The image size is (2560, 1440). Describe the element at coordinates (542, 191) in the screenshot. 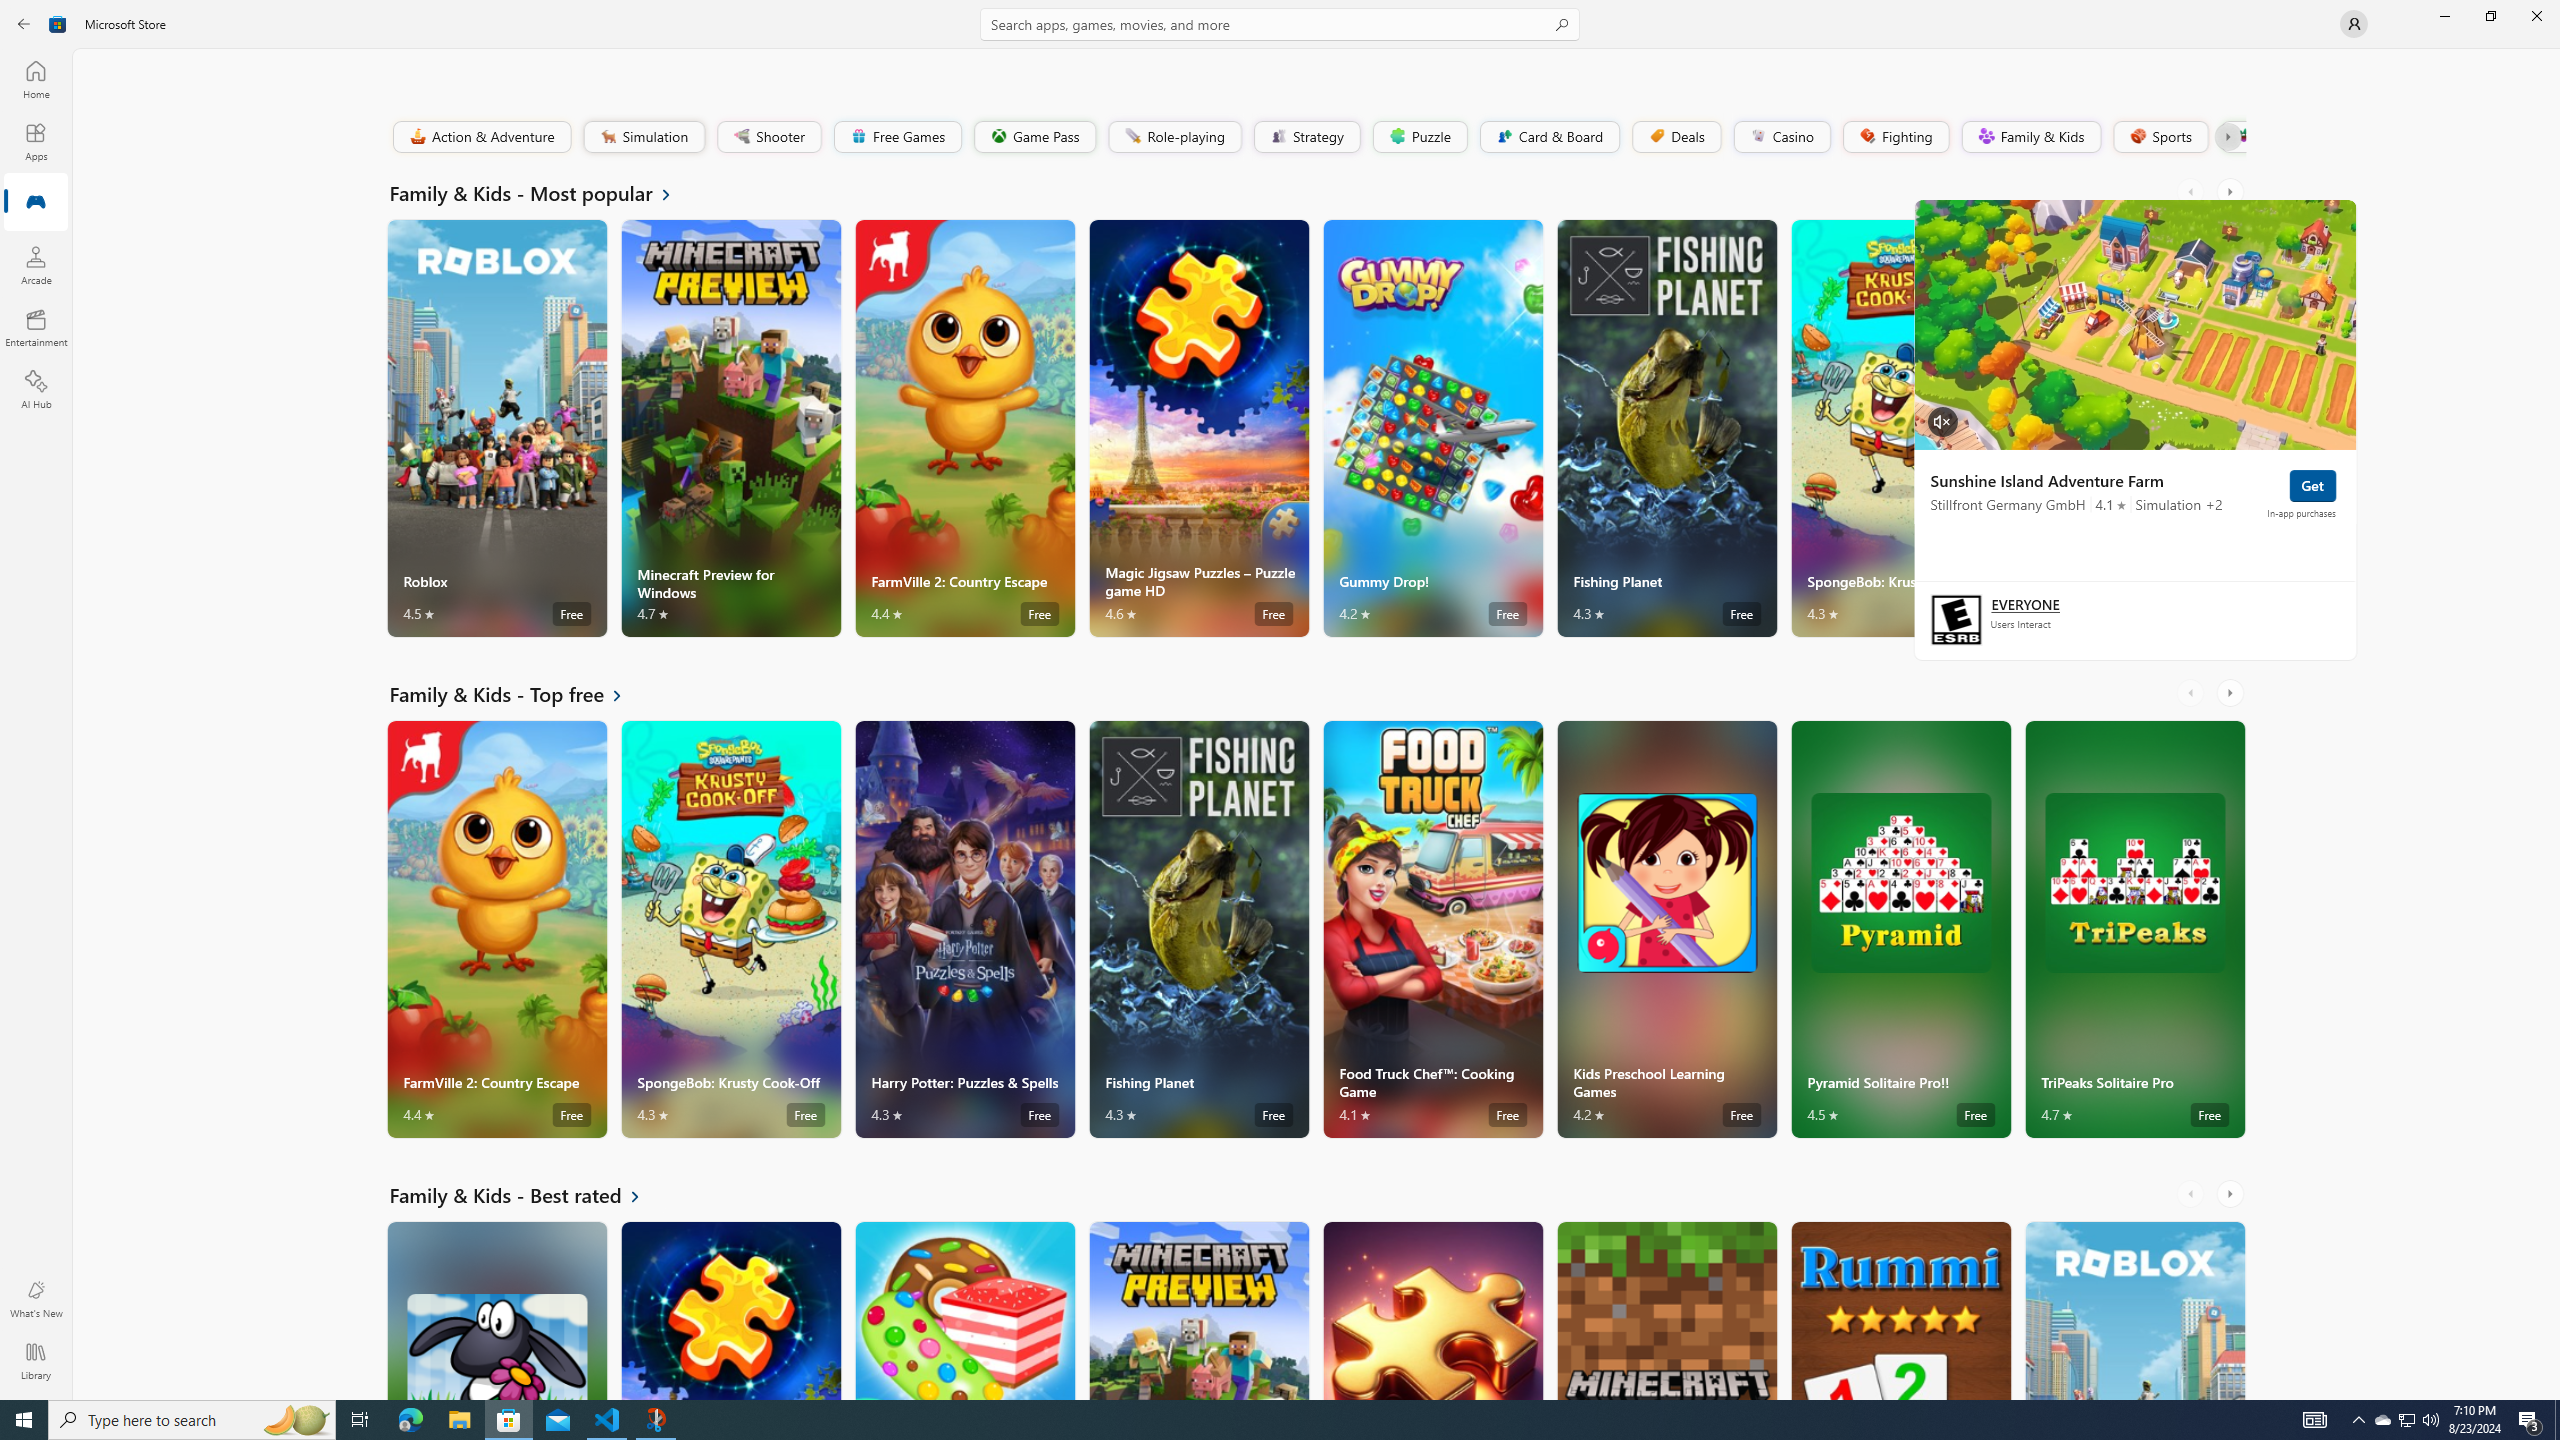

I see `'See all  Family & Kids - Most popular'` at that location.